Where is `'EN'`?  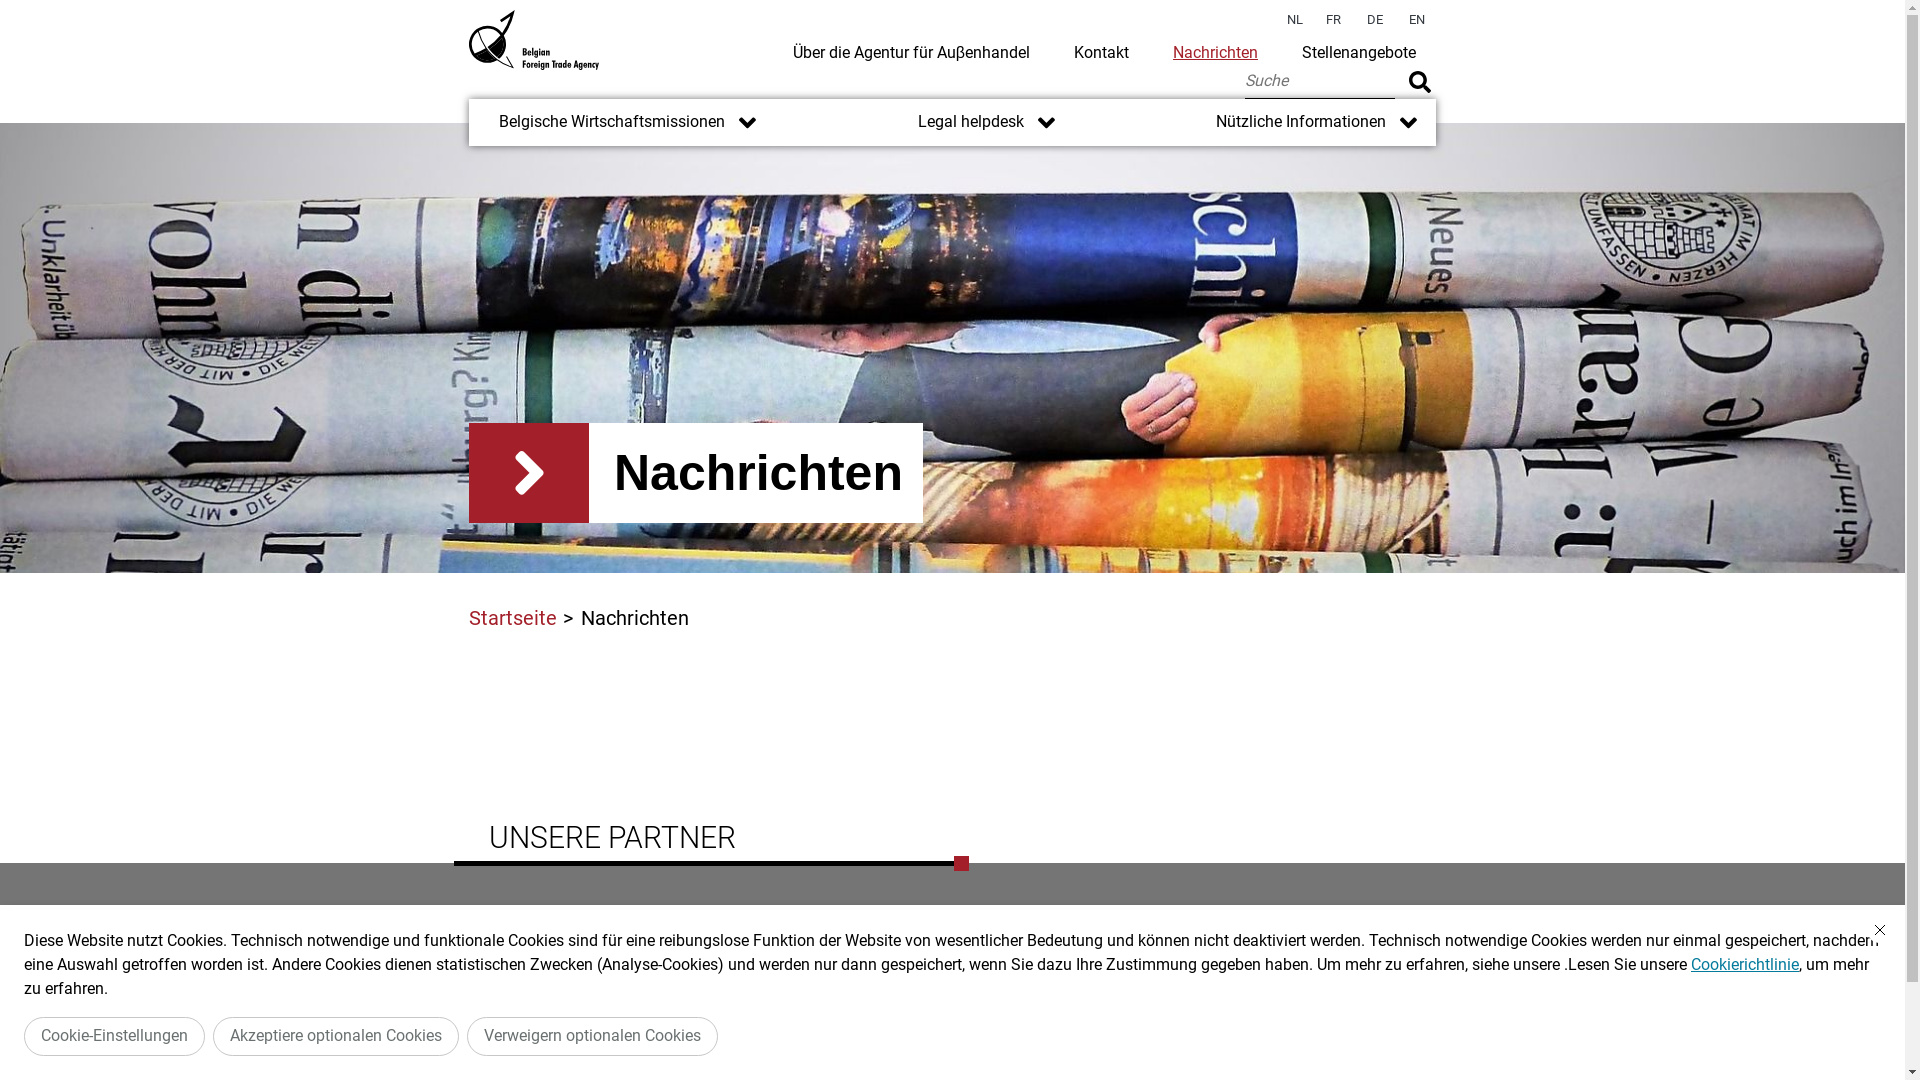 'EN' is located at coordinates (1415, 20).